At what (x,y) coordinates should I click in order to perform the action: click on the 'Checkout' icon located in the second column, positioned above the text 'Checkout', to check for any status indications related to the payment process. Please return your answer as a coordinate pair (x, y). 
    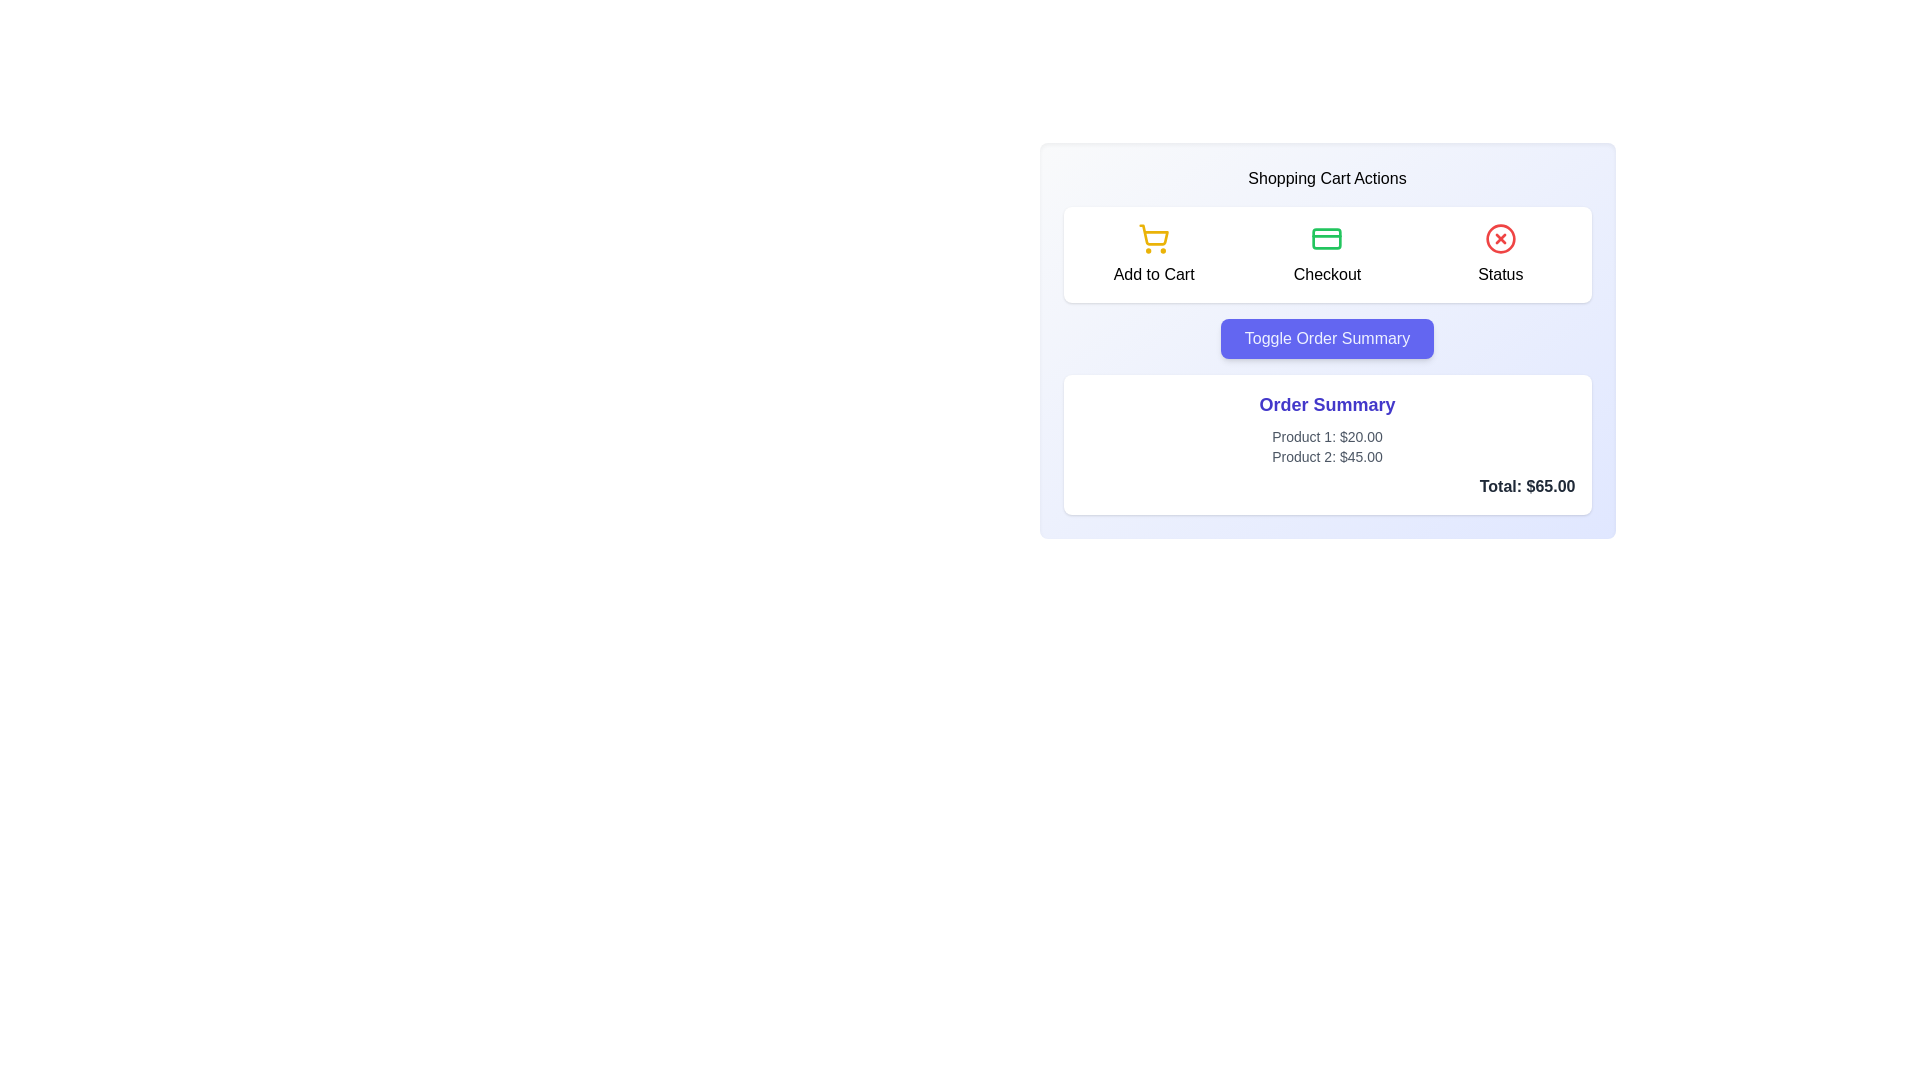
    Looking at the image, I should click on (1327, 238).